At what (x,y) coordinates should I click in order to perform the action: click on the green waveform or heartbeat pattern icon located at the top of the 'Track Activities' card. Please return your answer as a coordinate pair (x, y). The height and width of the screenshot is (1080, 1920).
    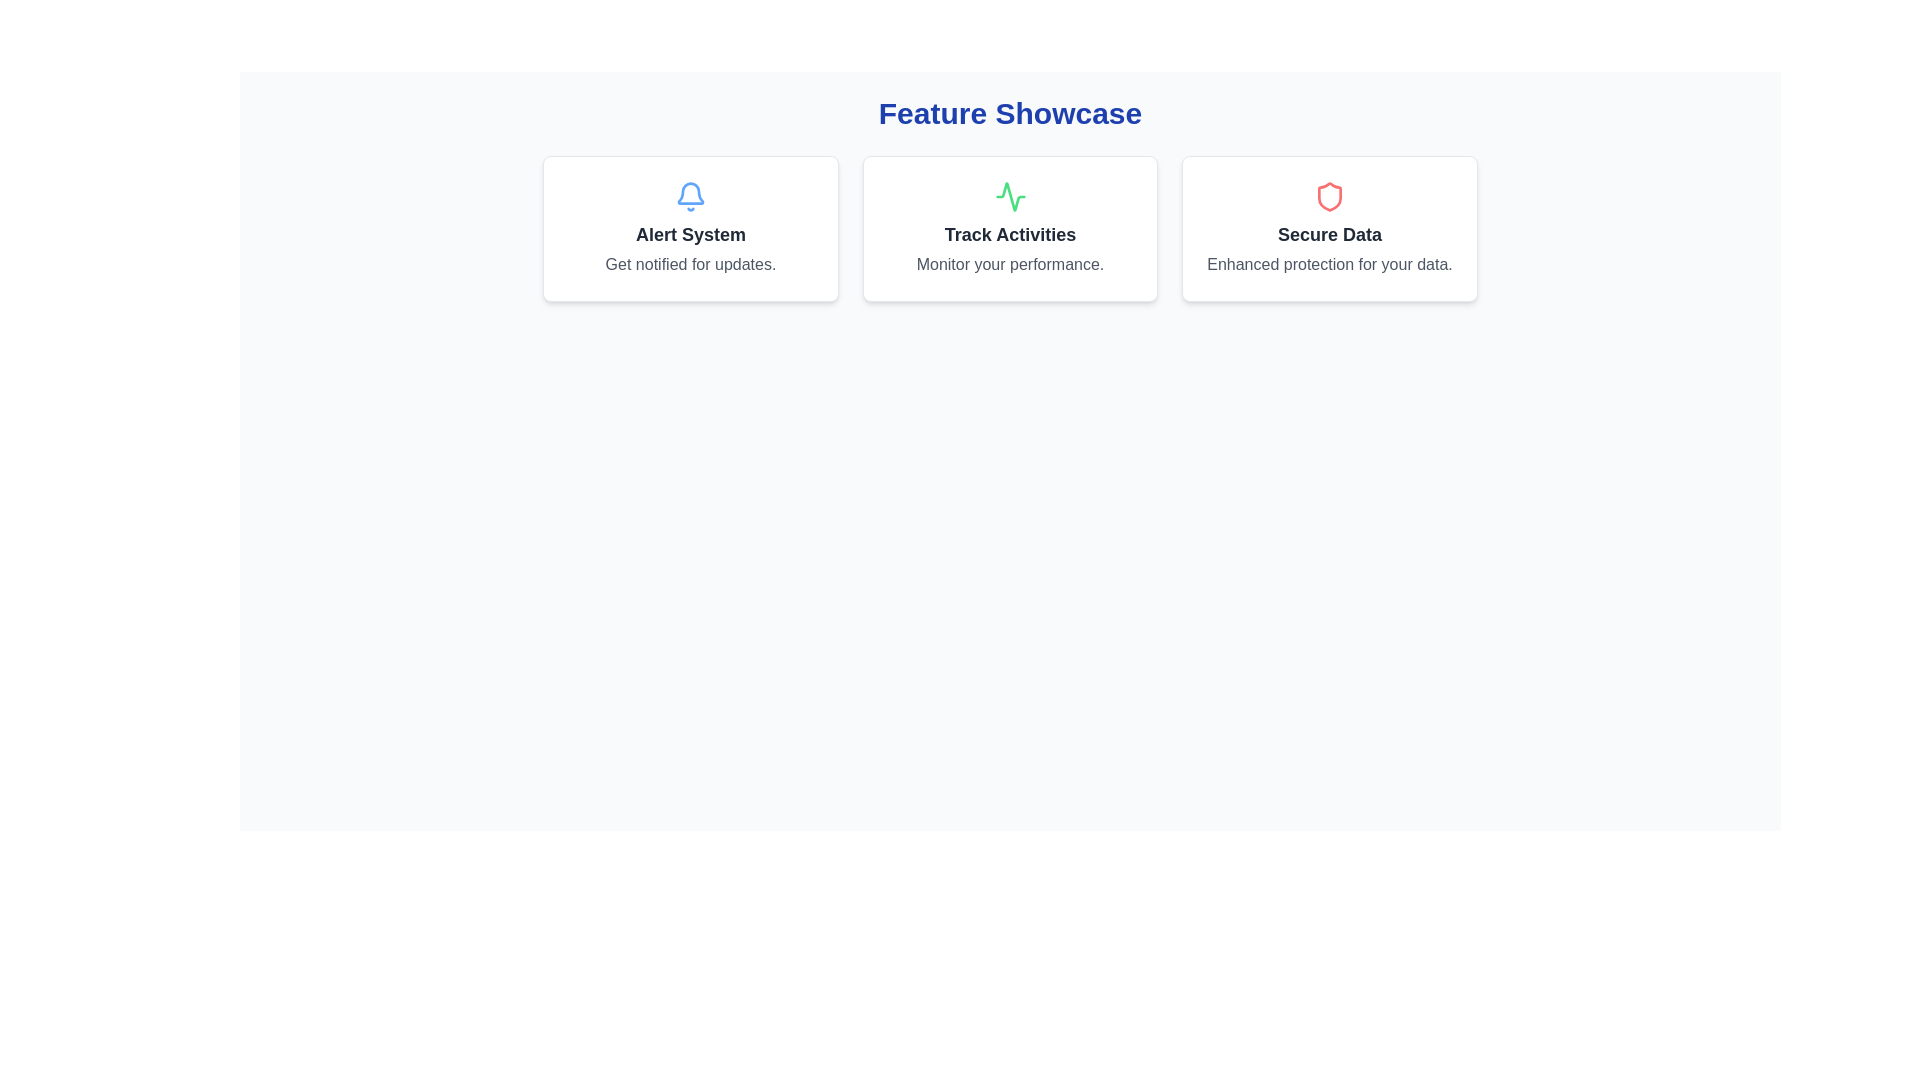
    Looking at the image, I should click on (1010, 196).